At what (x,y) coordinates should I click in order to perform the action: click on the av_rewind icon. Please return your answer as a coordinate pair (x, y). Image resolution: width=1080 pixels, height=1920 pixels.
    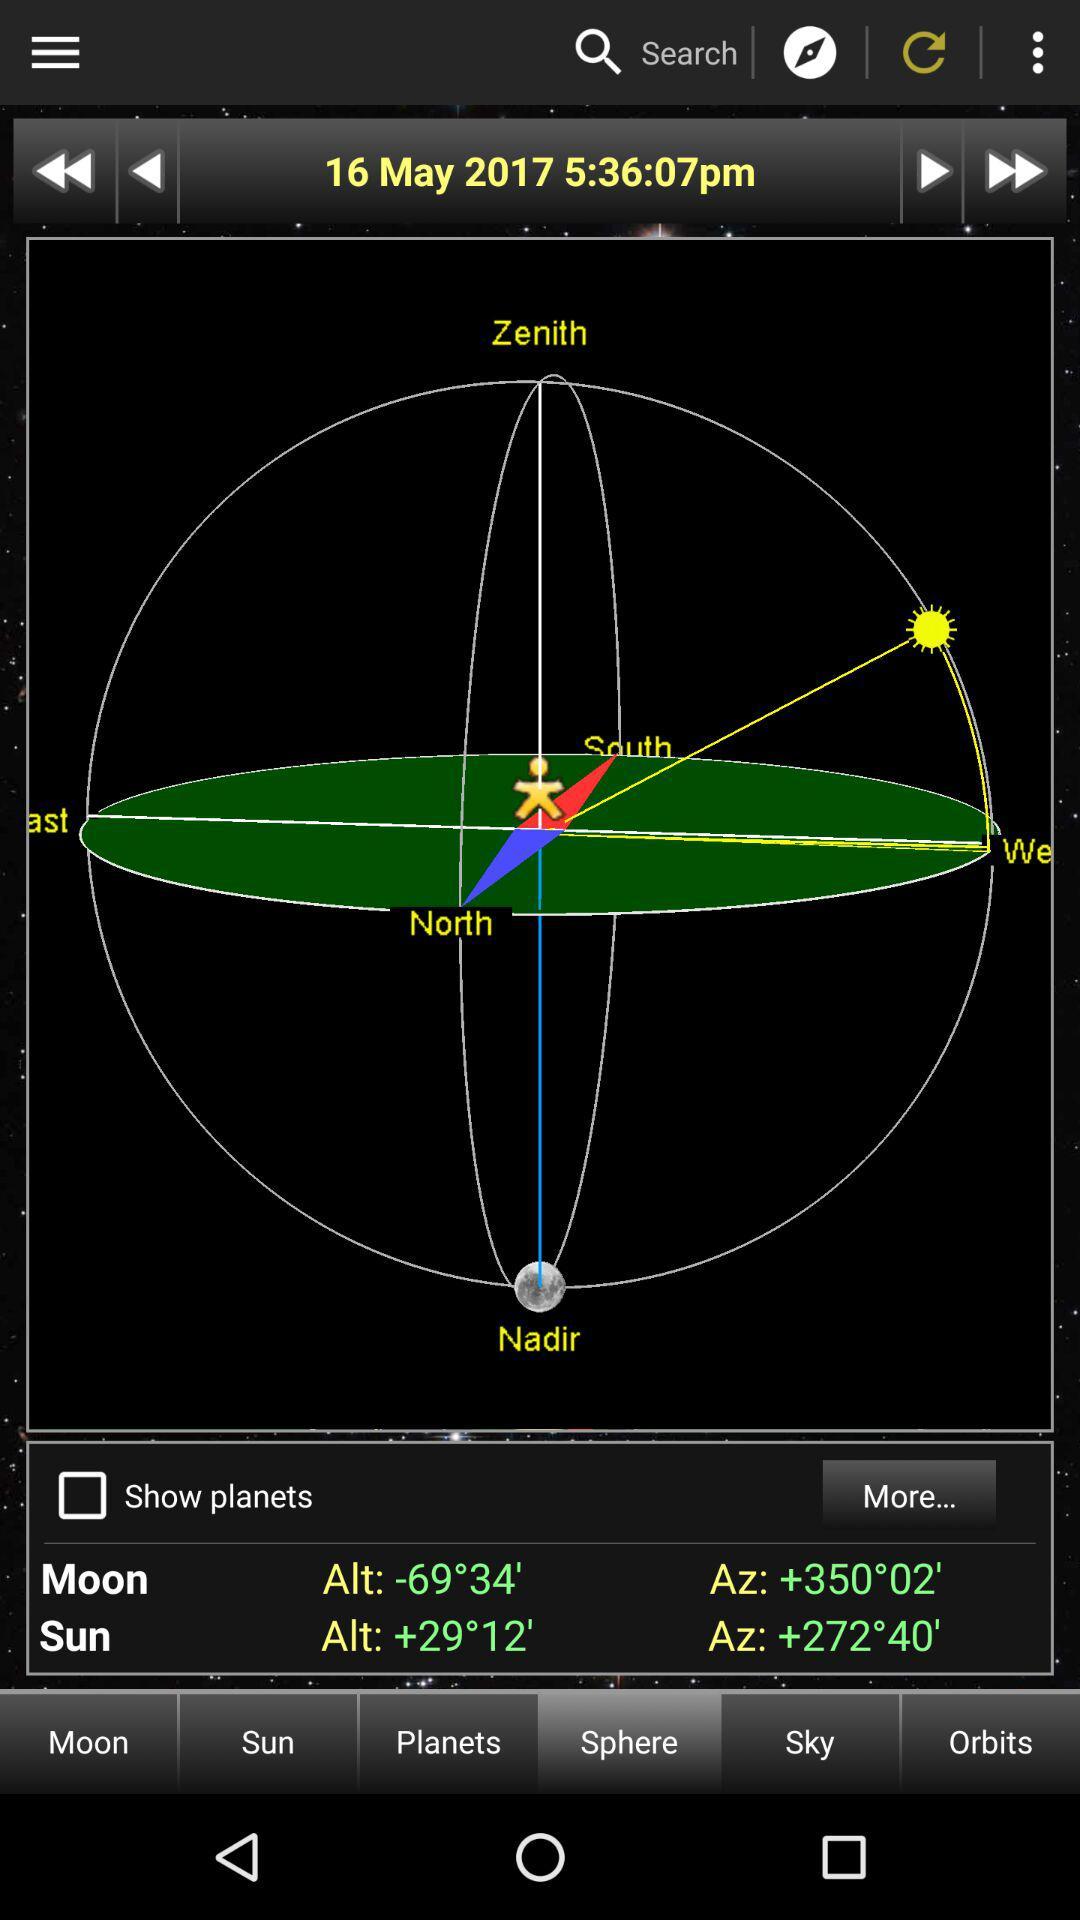
    Looking at the image, I should click on (63, 171).